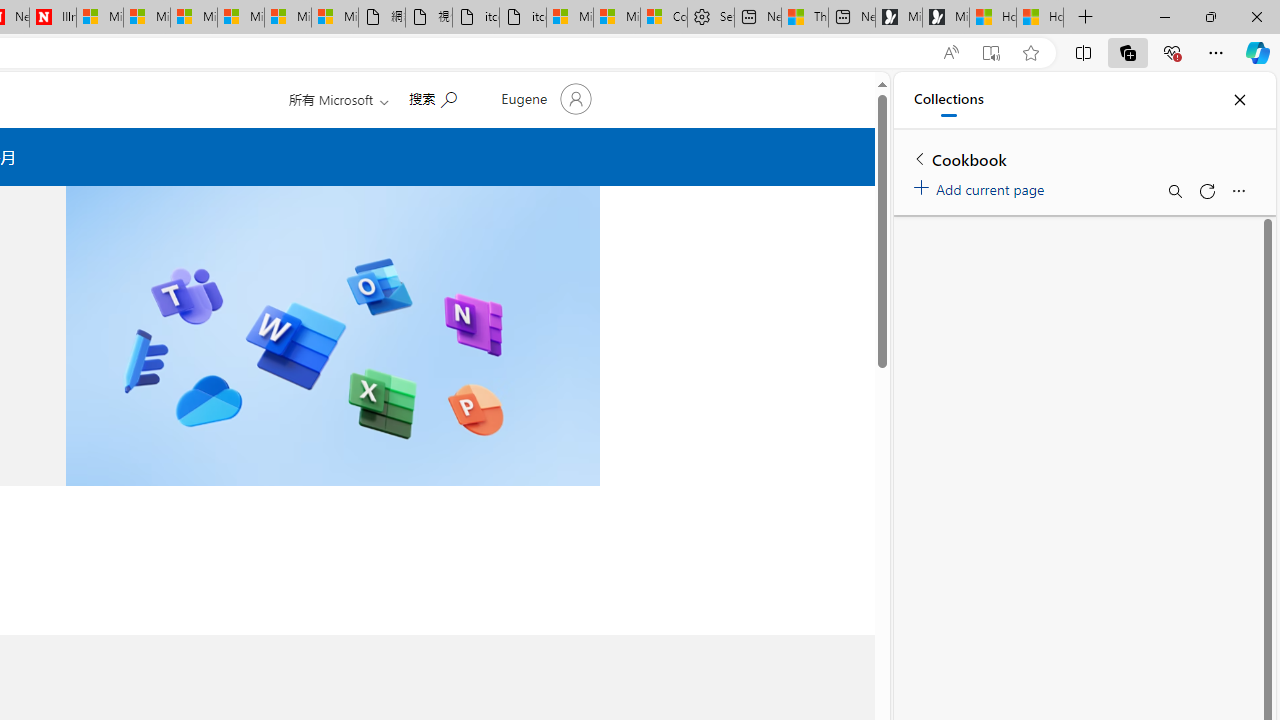  What do you see at coordinates (1040, 17) in the screenshot?
I see `'How to Use a TV as a Computer Monitor'` at bounding box center [1040, 17].